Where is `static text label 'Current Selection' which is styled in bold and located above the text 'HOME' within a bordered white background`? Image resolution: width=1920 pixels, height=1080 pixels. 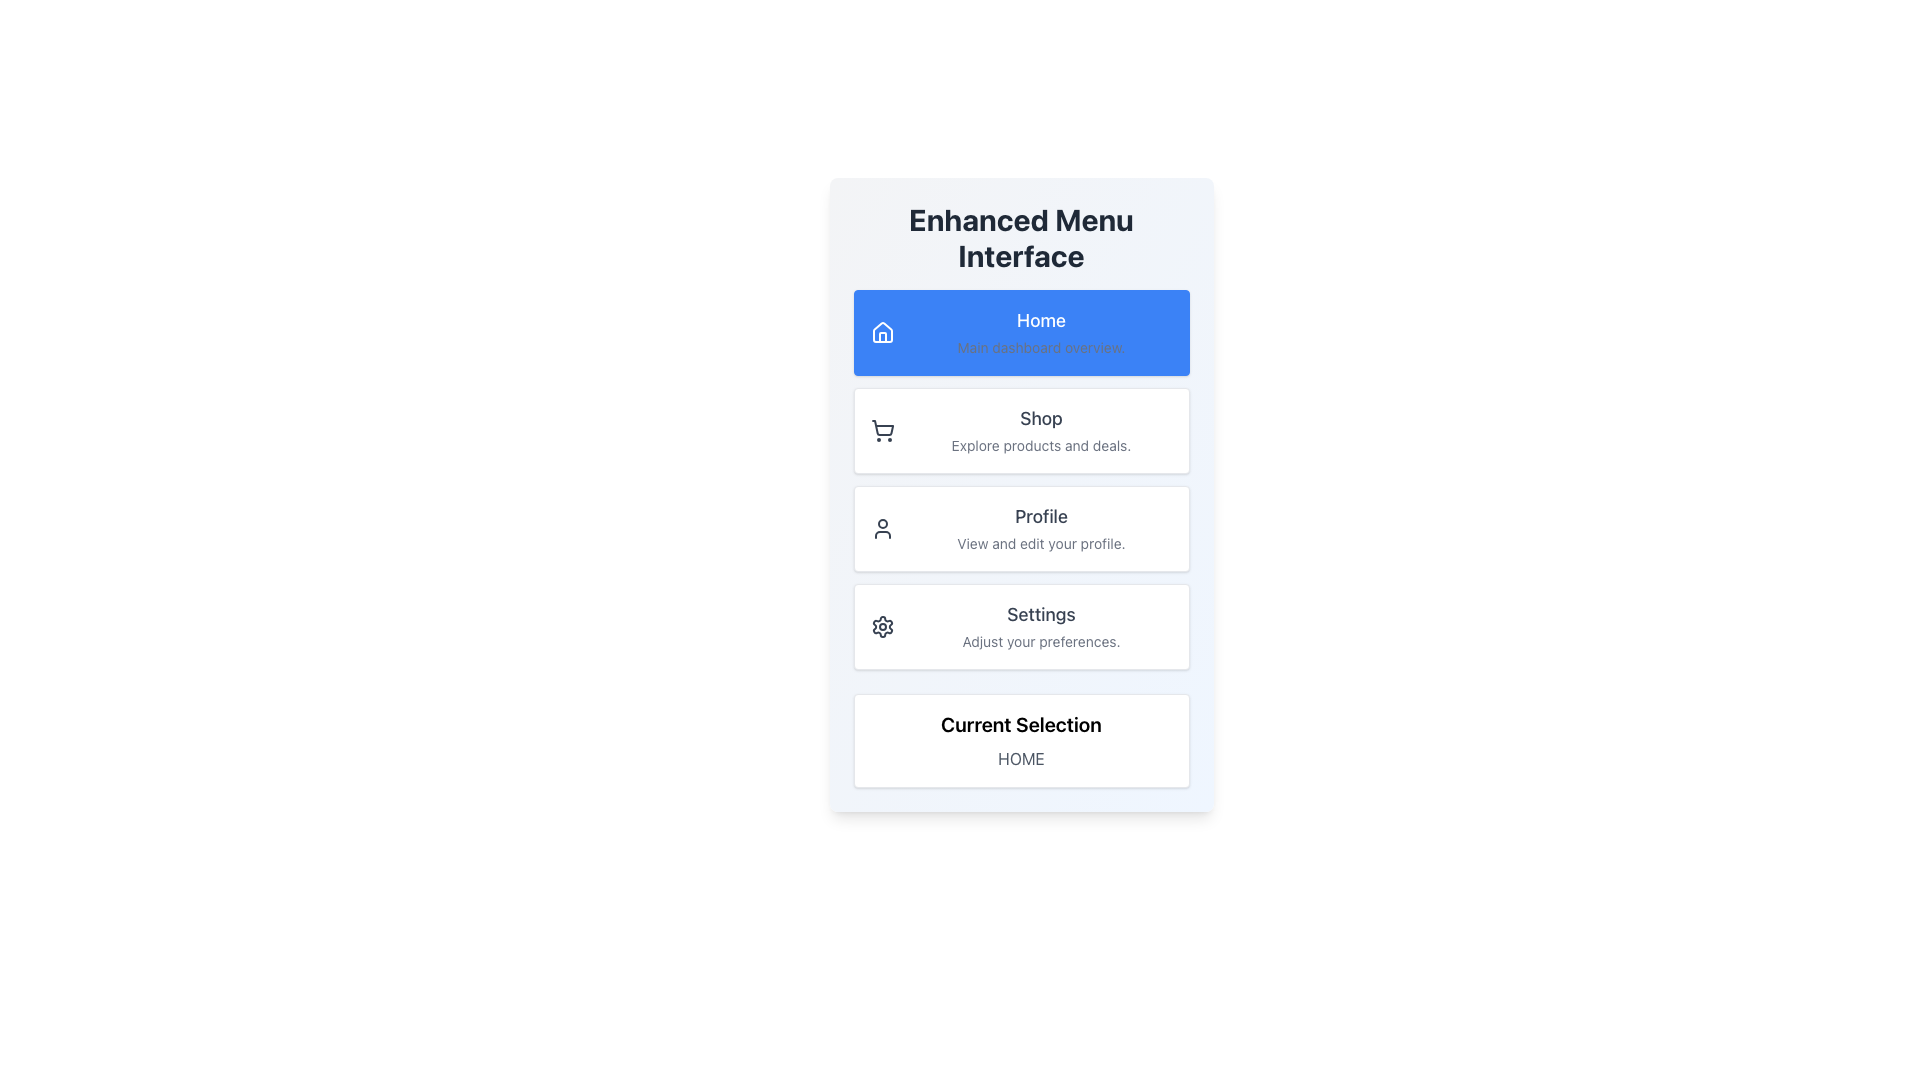
static text label 'Current Selection' which is styled in bold and located above the text 'HOME' within a bordered white background is located at coordinates (1021, 725).